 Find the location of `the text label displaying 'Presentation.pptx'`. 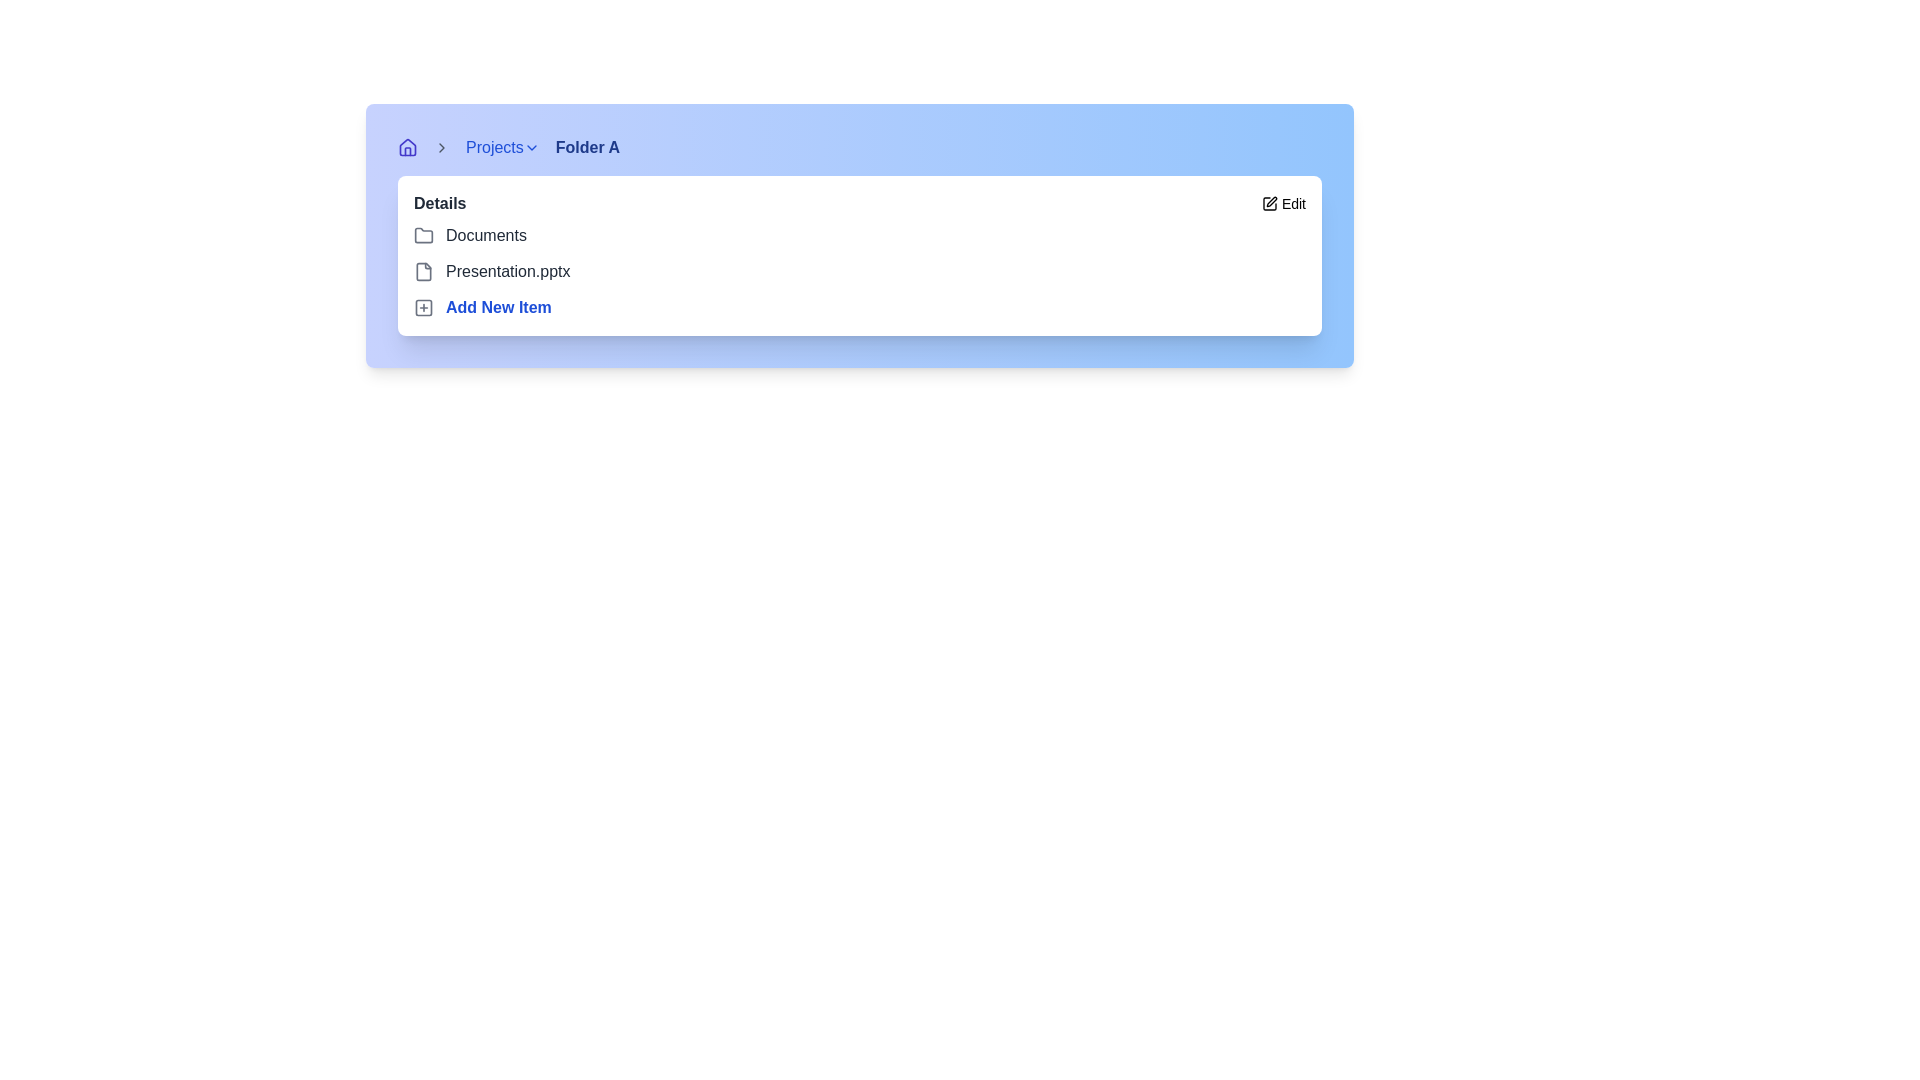

the text label displaying 'Presentation.pptx' is located at coordinates (508, 272).